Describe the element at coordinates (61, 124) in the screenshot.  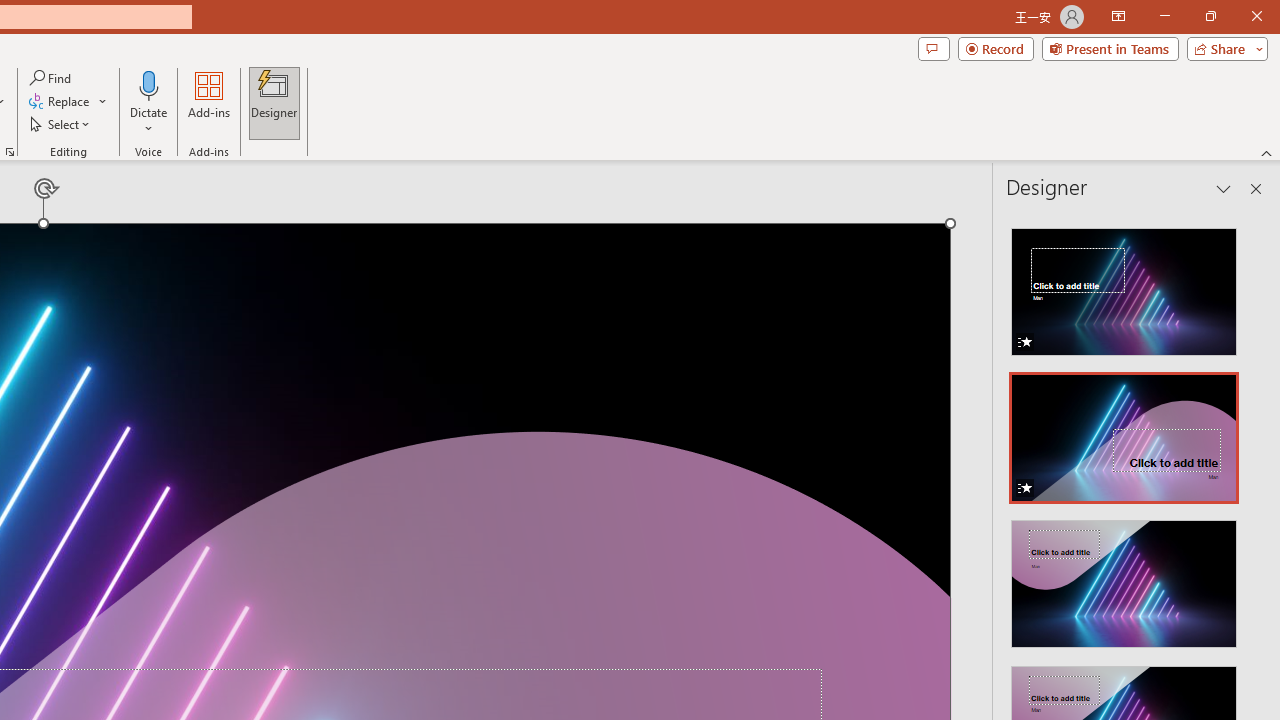
I see `'Select'` at that location.